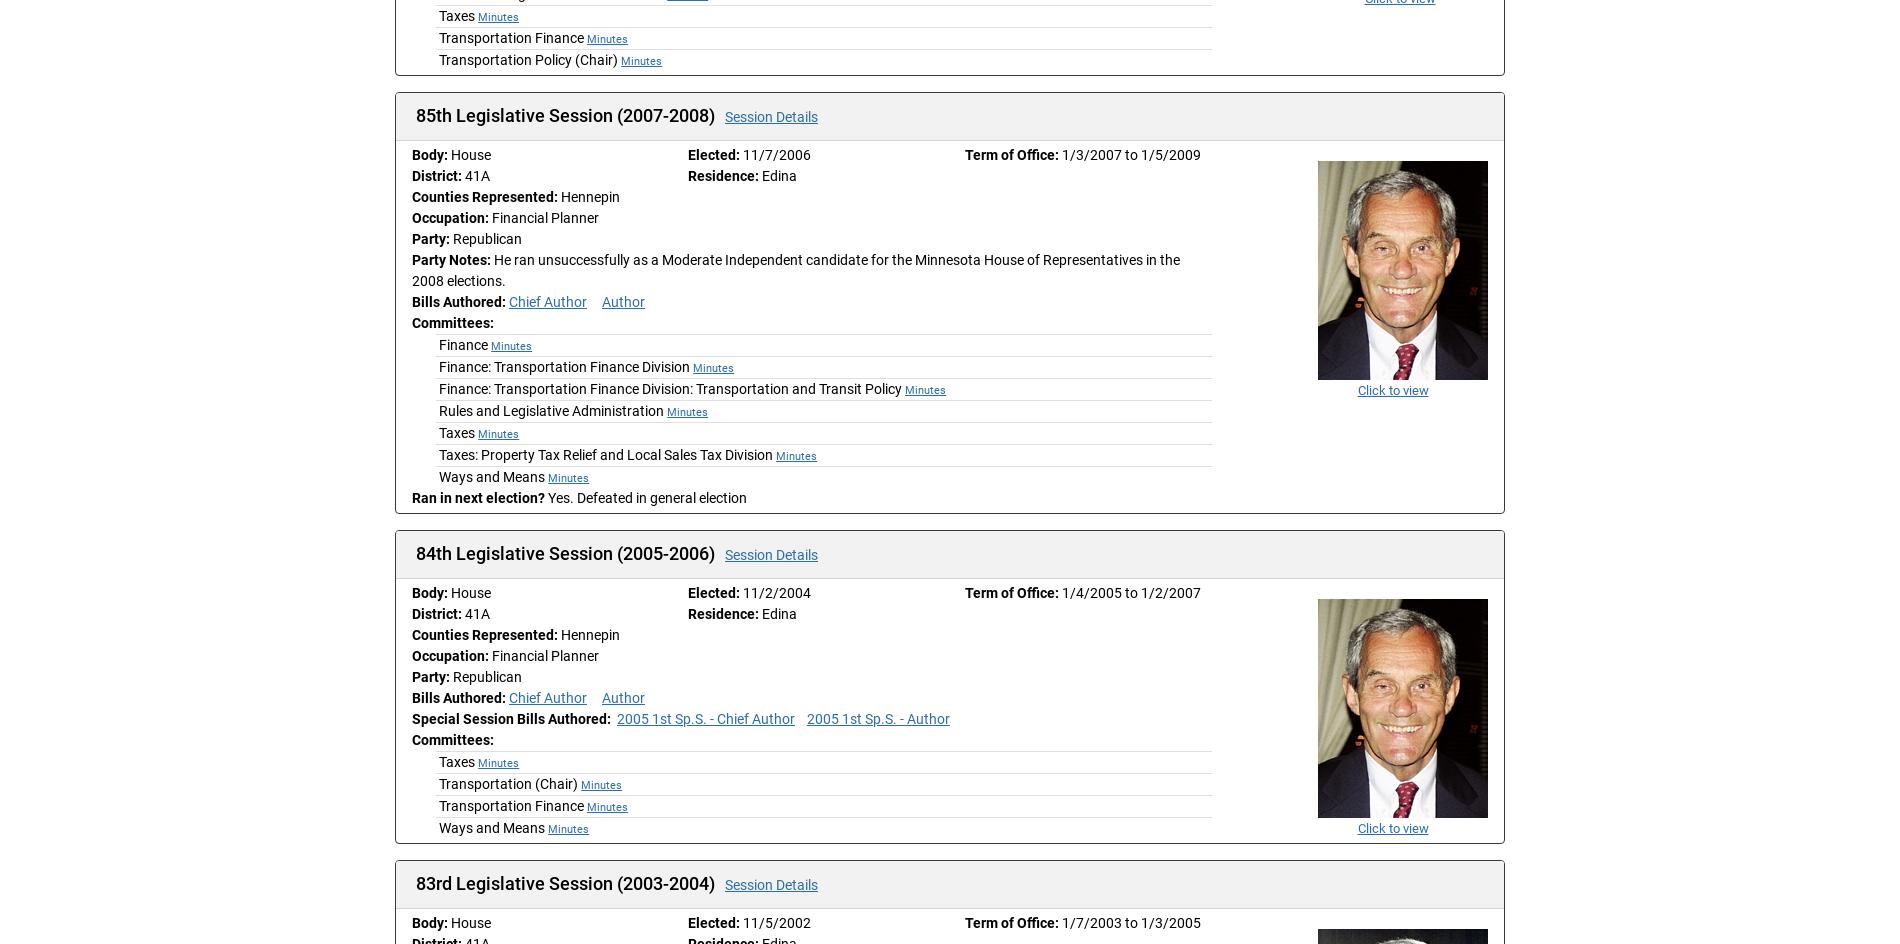  I want to click on 'Finance: Transportation Finance Division', so click(564, 367).